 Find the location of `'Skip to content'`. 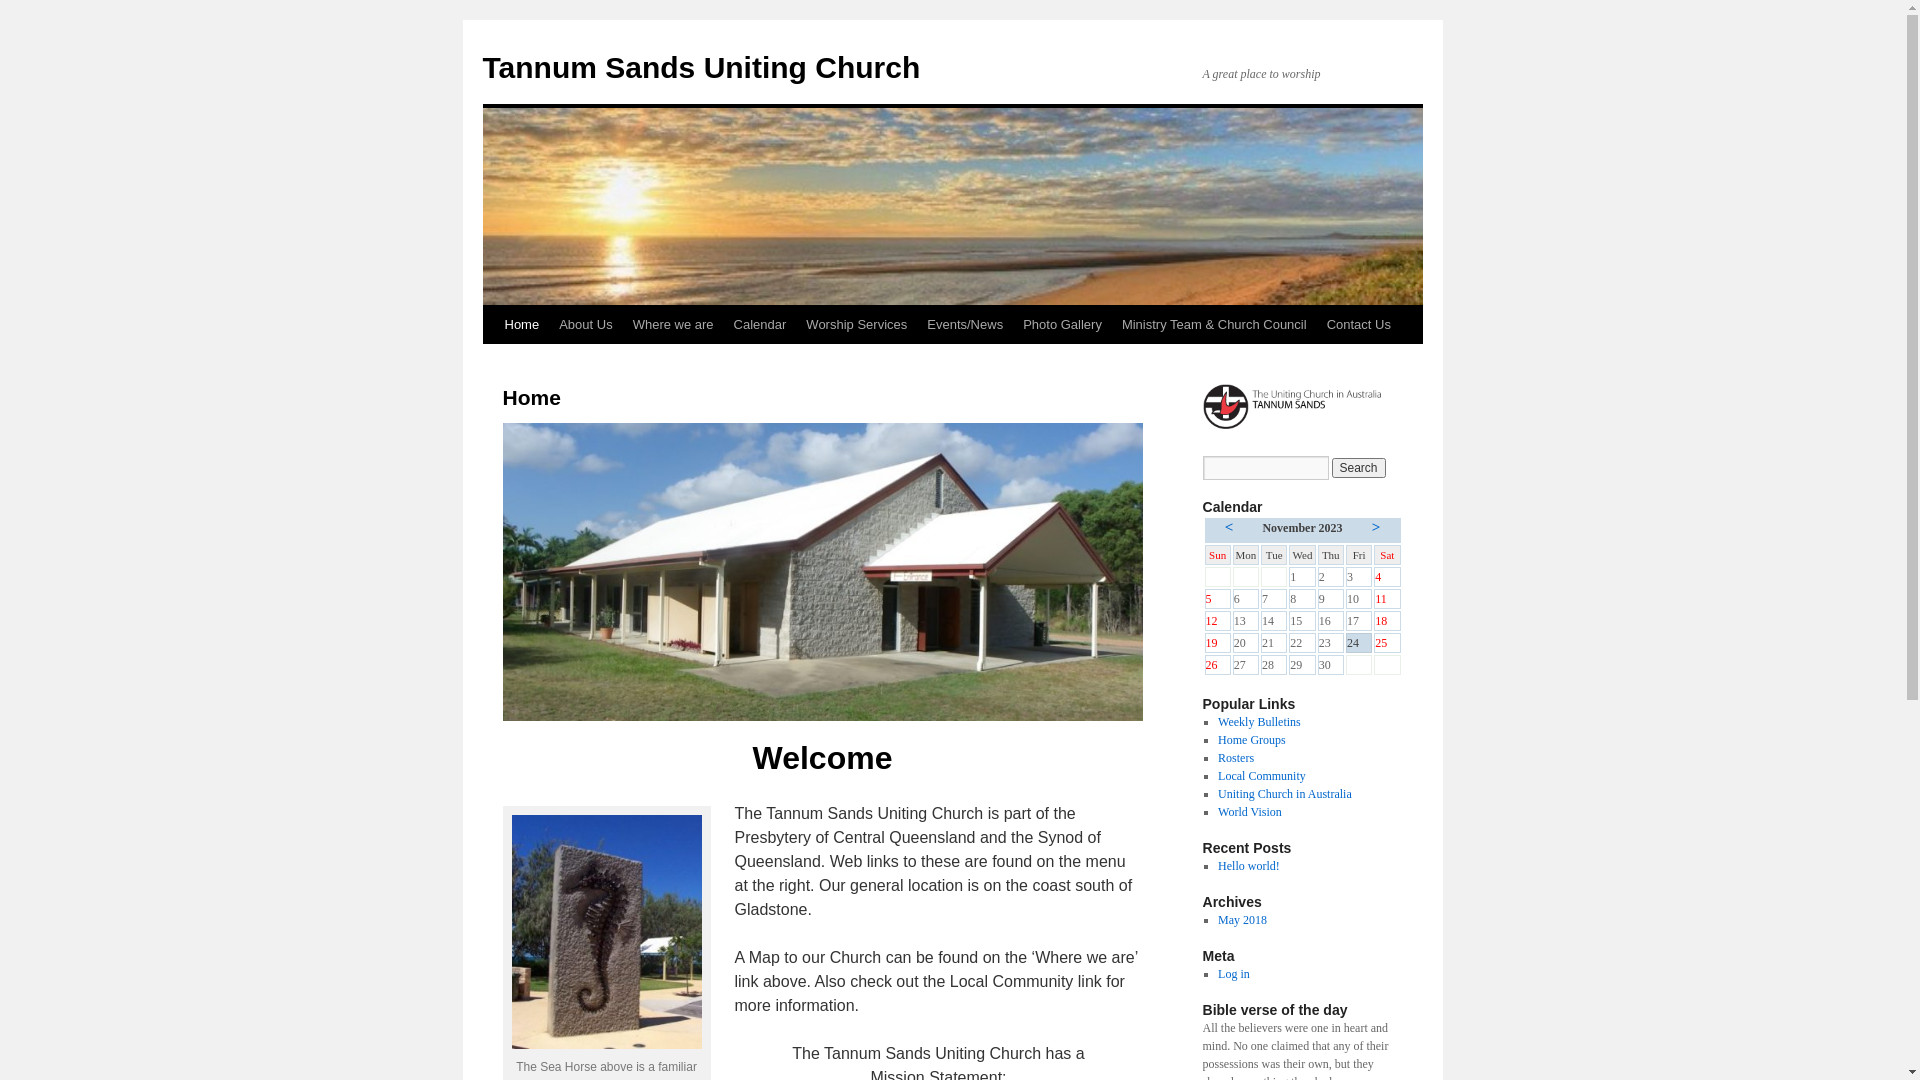

'Skip to content' is located at coordinates (491, 362).